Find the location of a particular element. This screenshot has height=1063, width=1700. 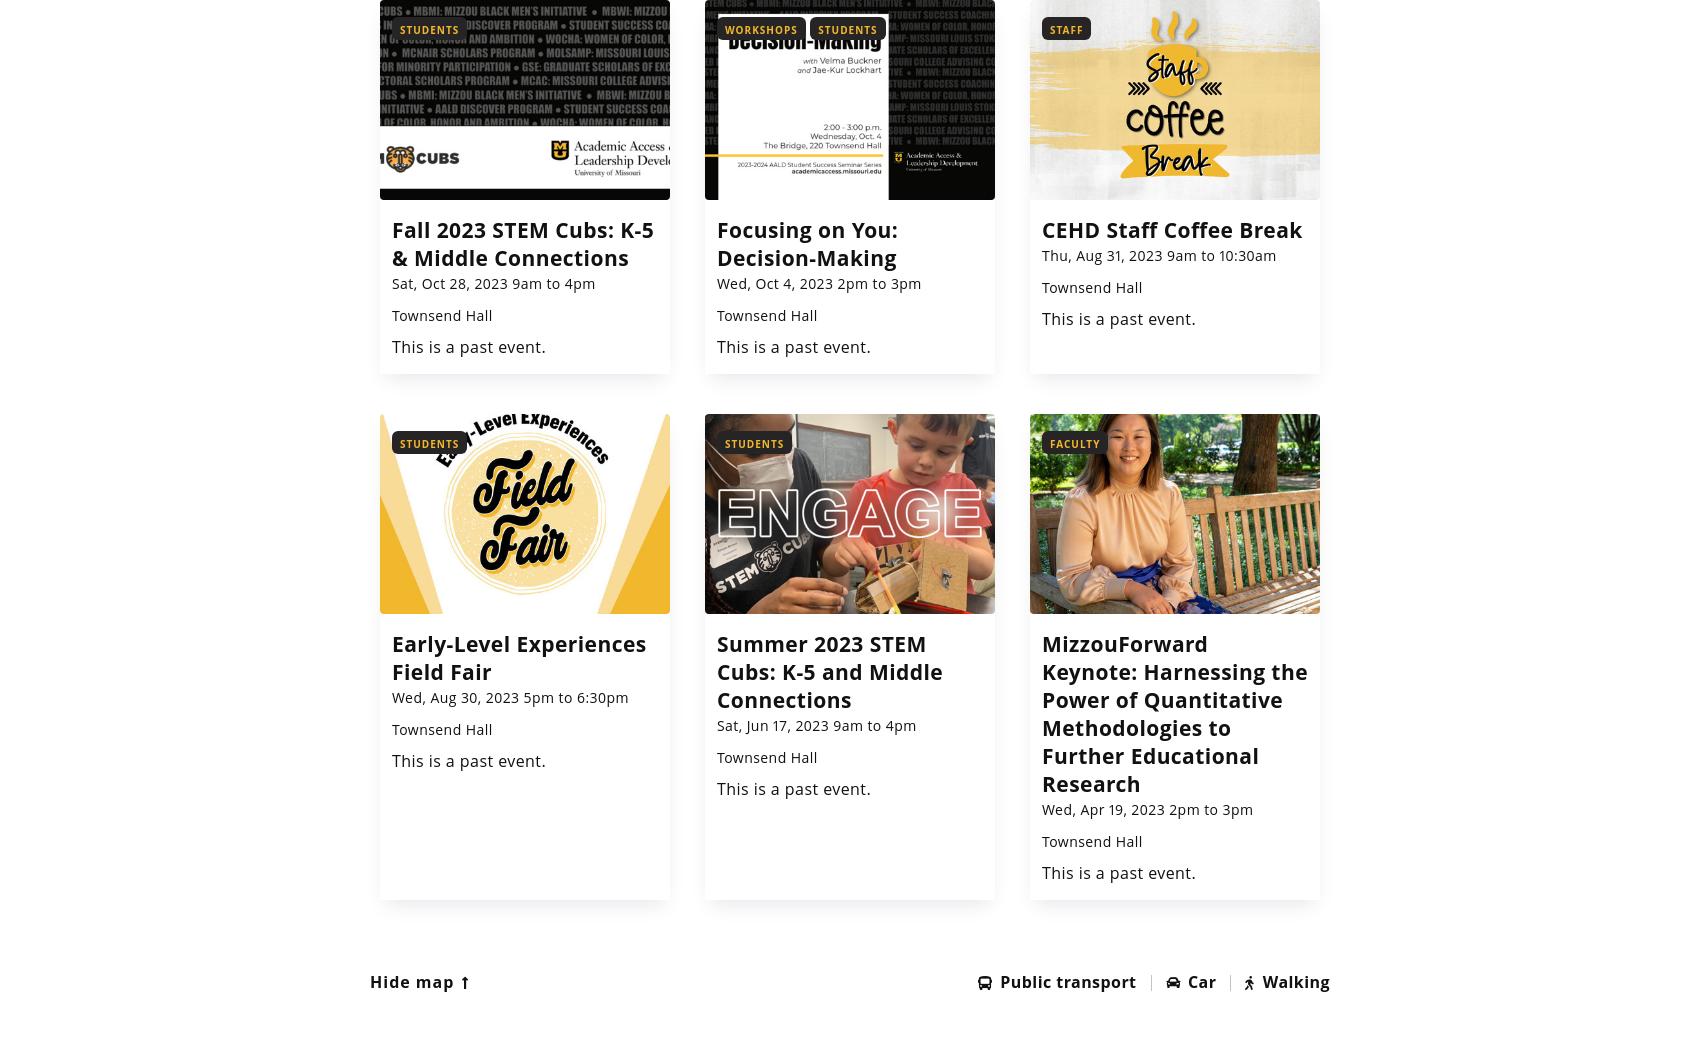

'Walking' is located at coordinates (1296, 980).